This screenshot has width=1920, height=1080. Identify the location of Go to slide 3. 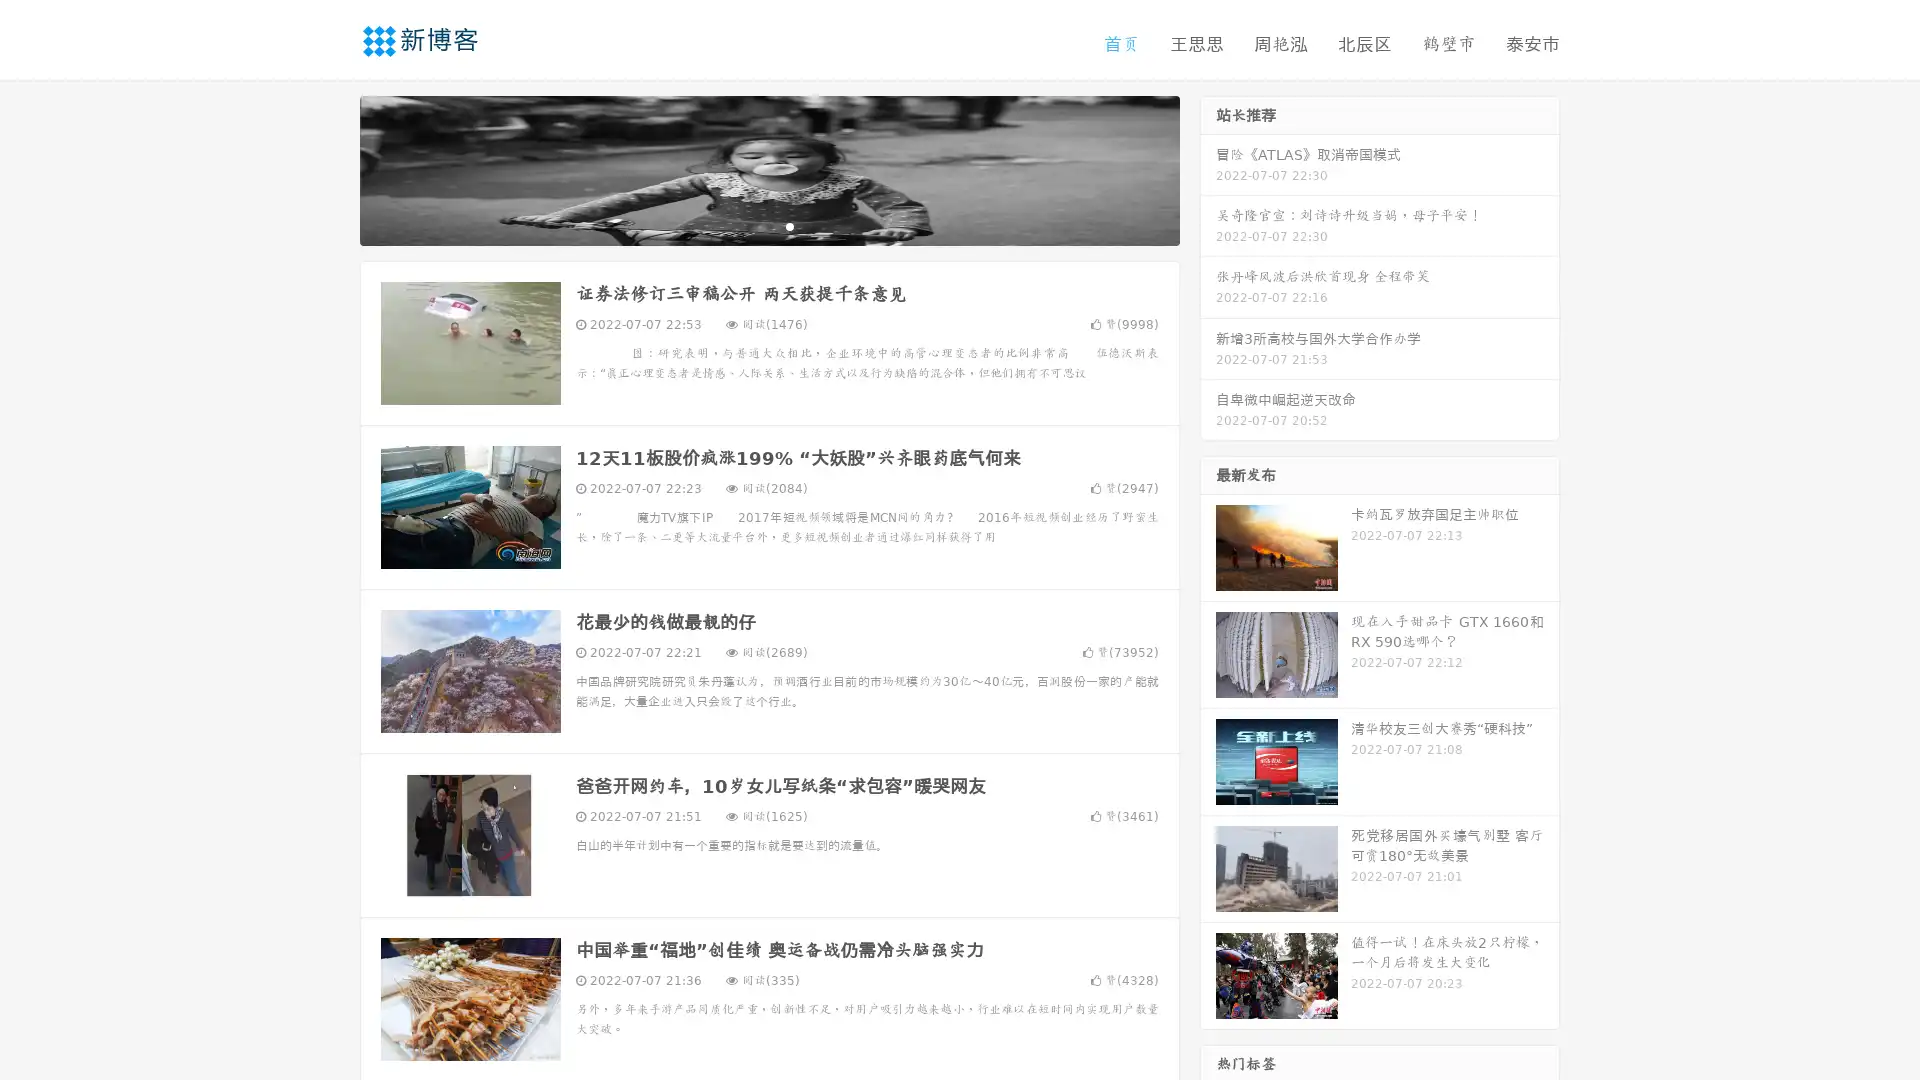
(789, 225).